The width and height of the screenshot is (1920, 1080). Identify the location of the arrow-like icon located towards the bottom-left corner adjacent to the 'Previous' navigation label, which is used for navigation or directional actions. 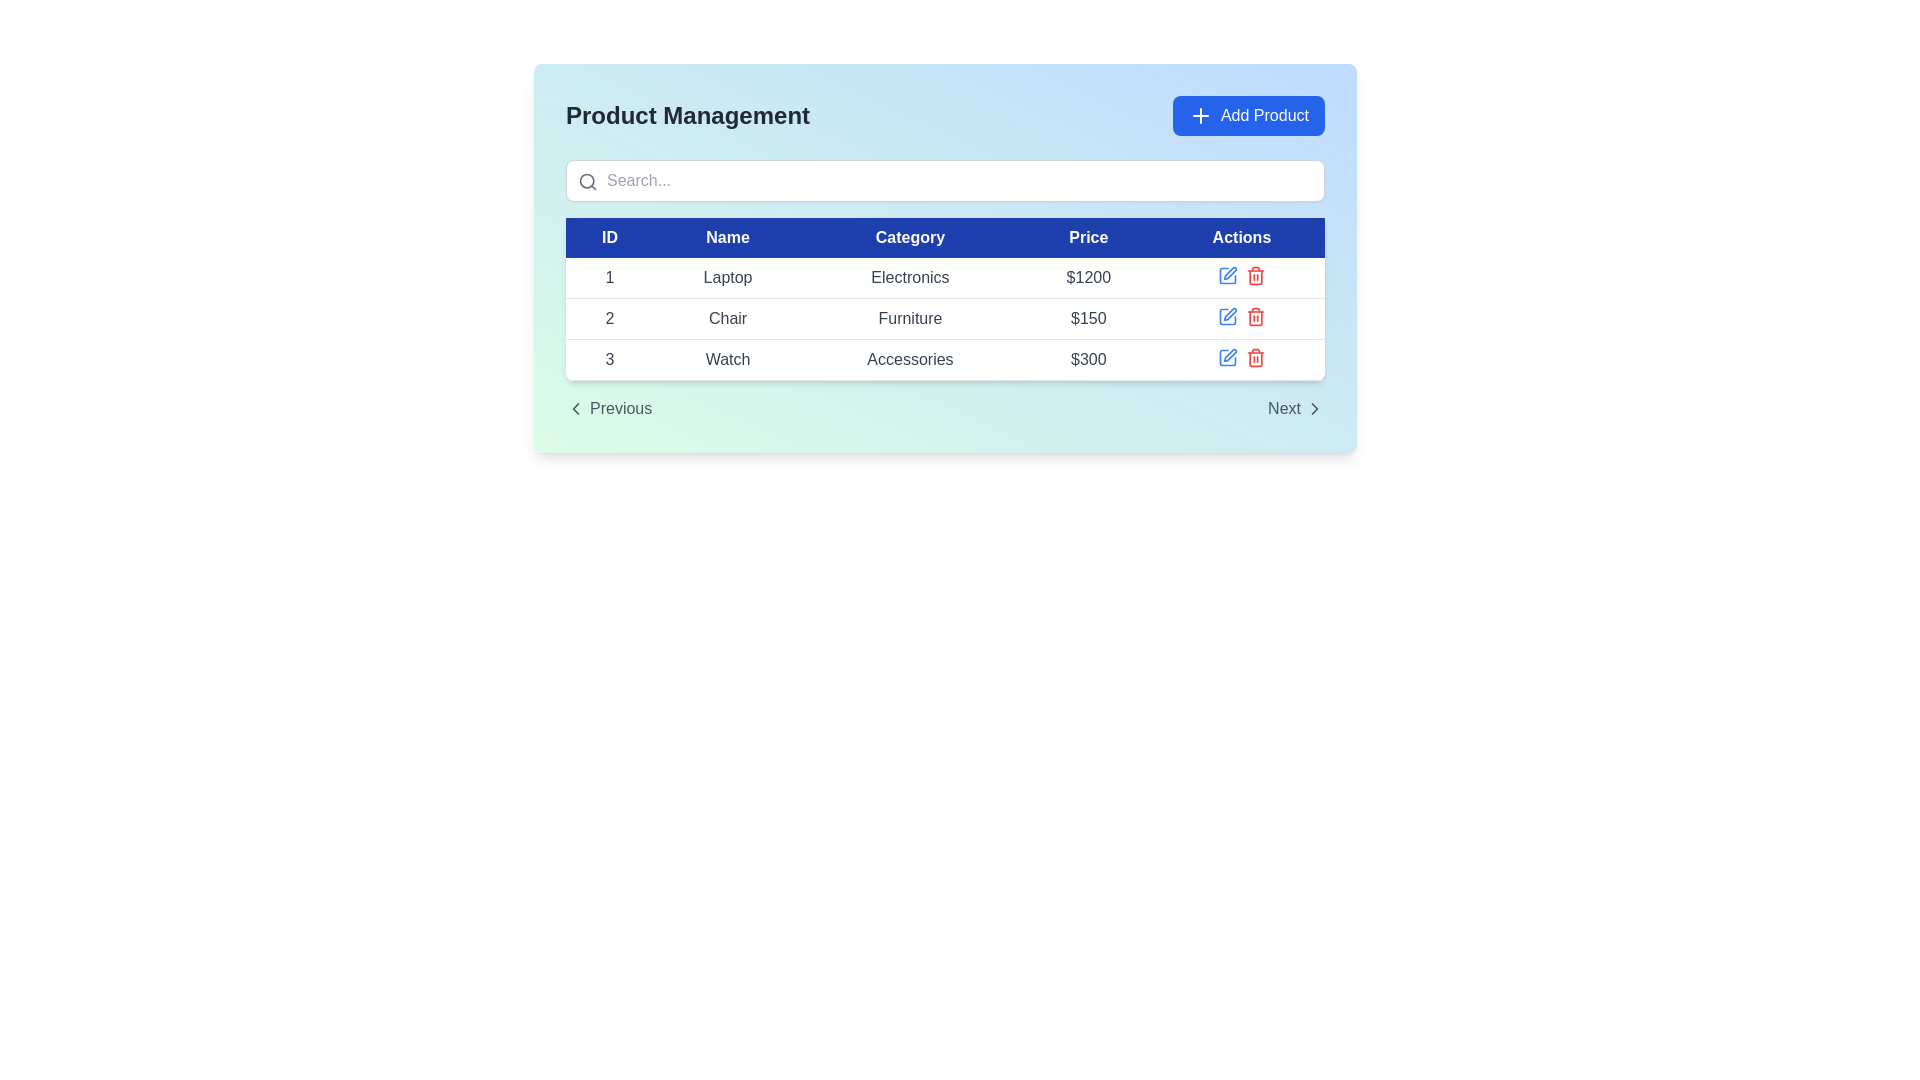
(575, 407).